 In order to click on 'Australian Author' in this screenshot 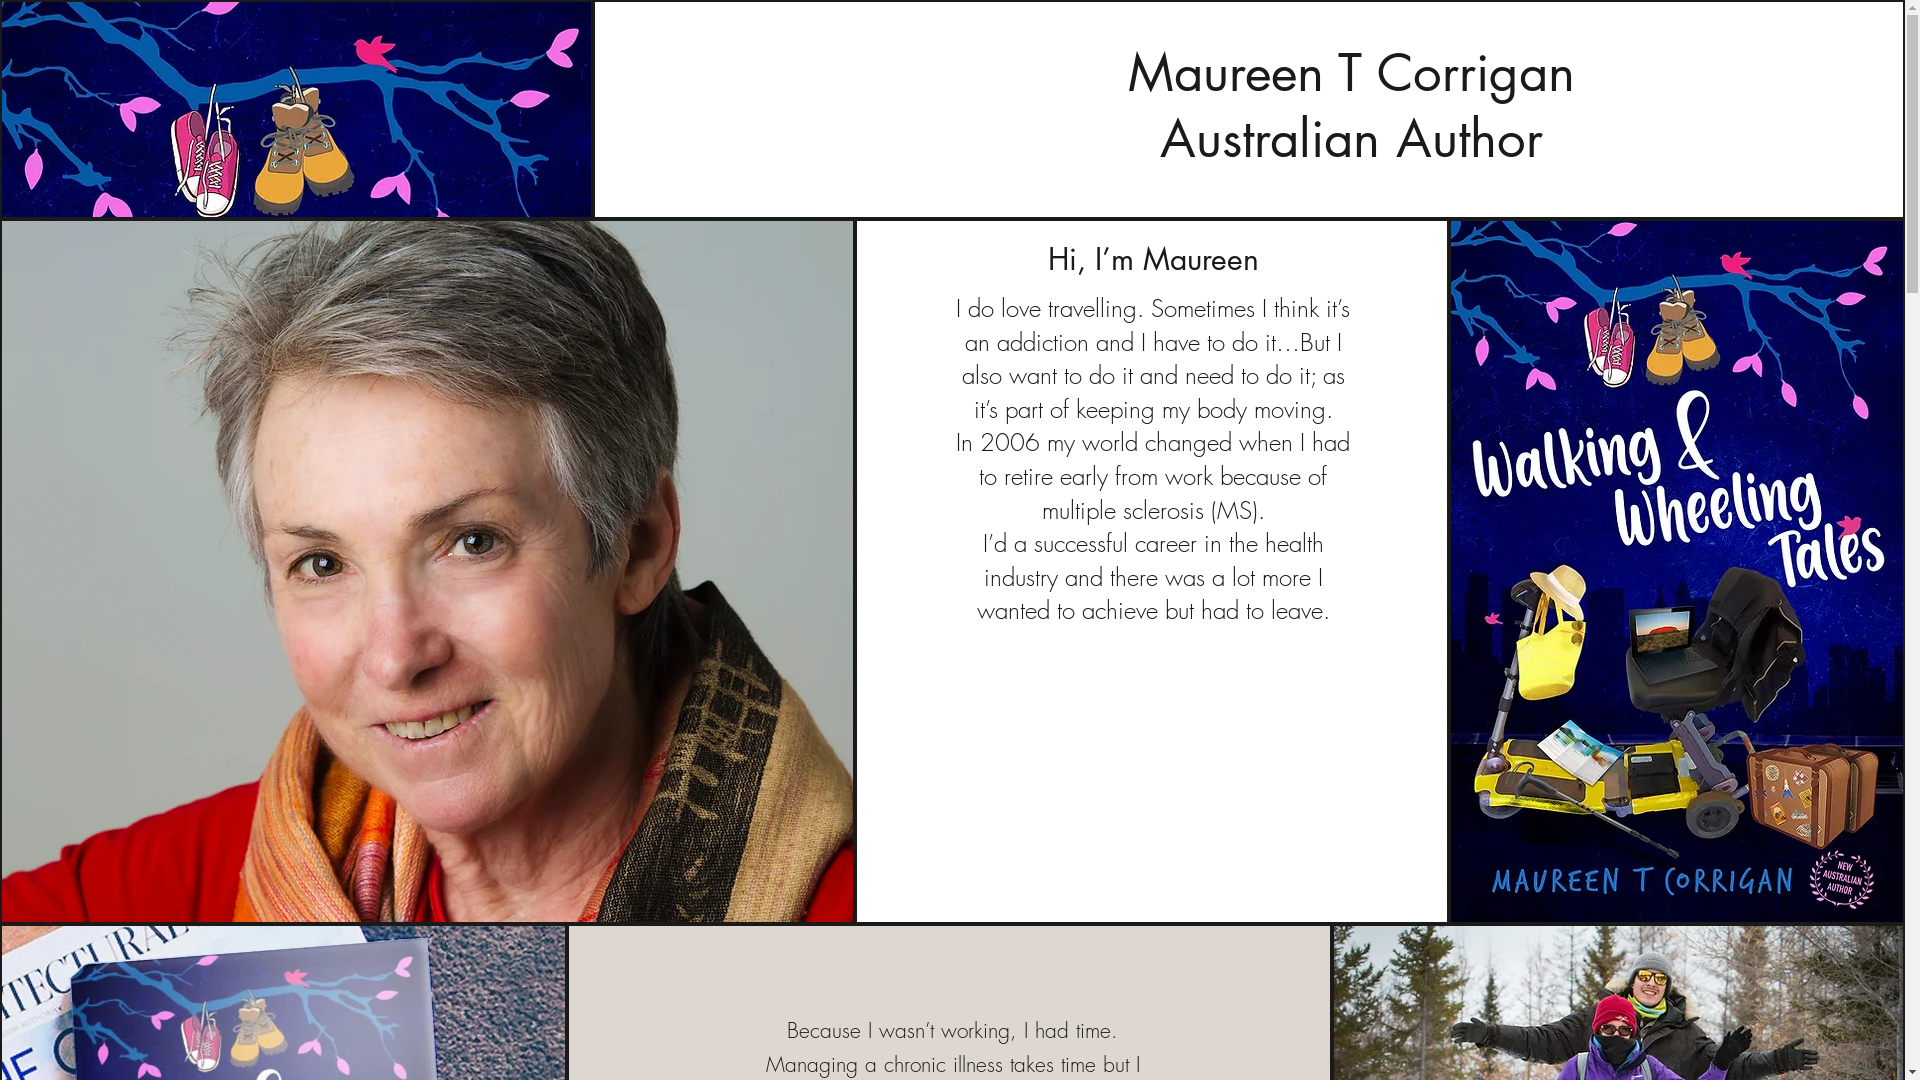, I will do `click(1351, 137)`.